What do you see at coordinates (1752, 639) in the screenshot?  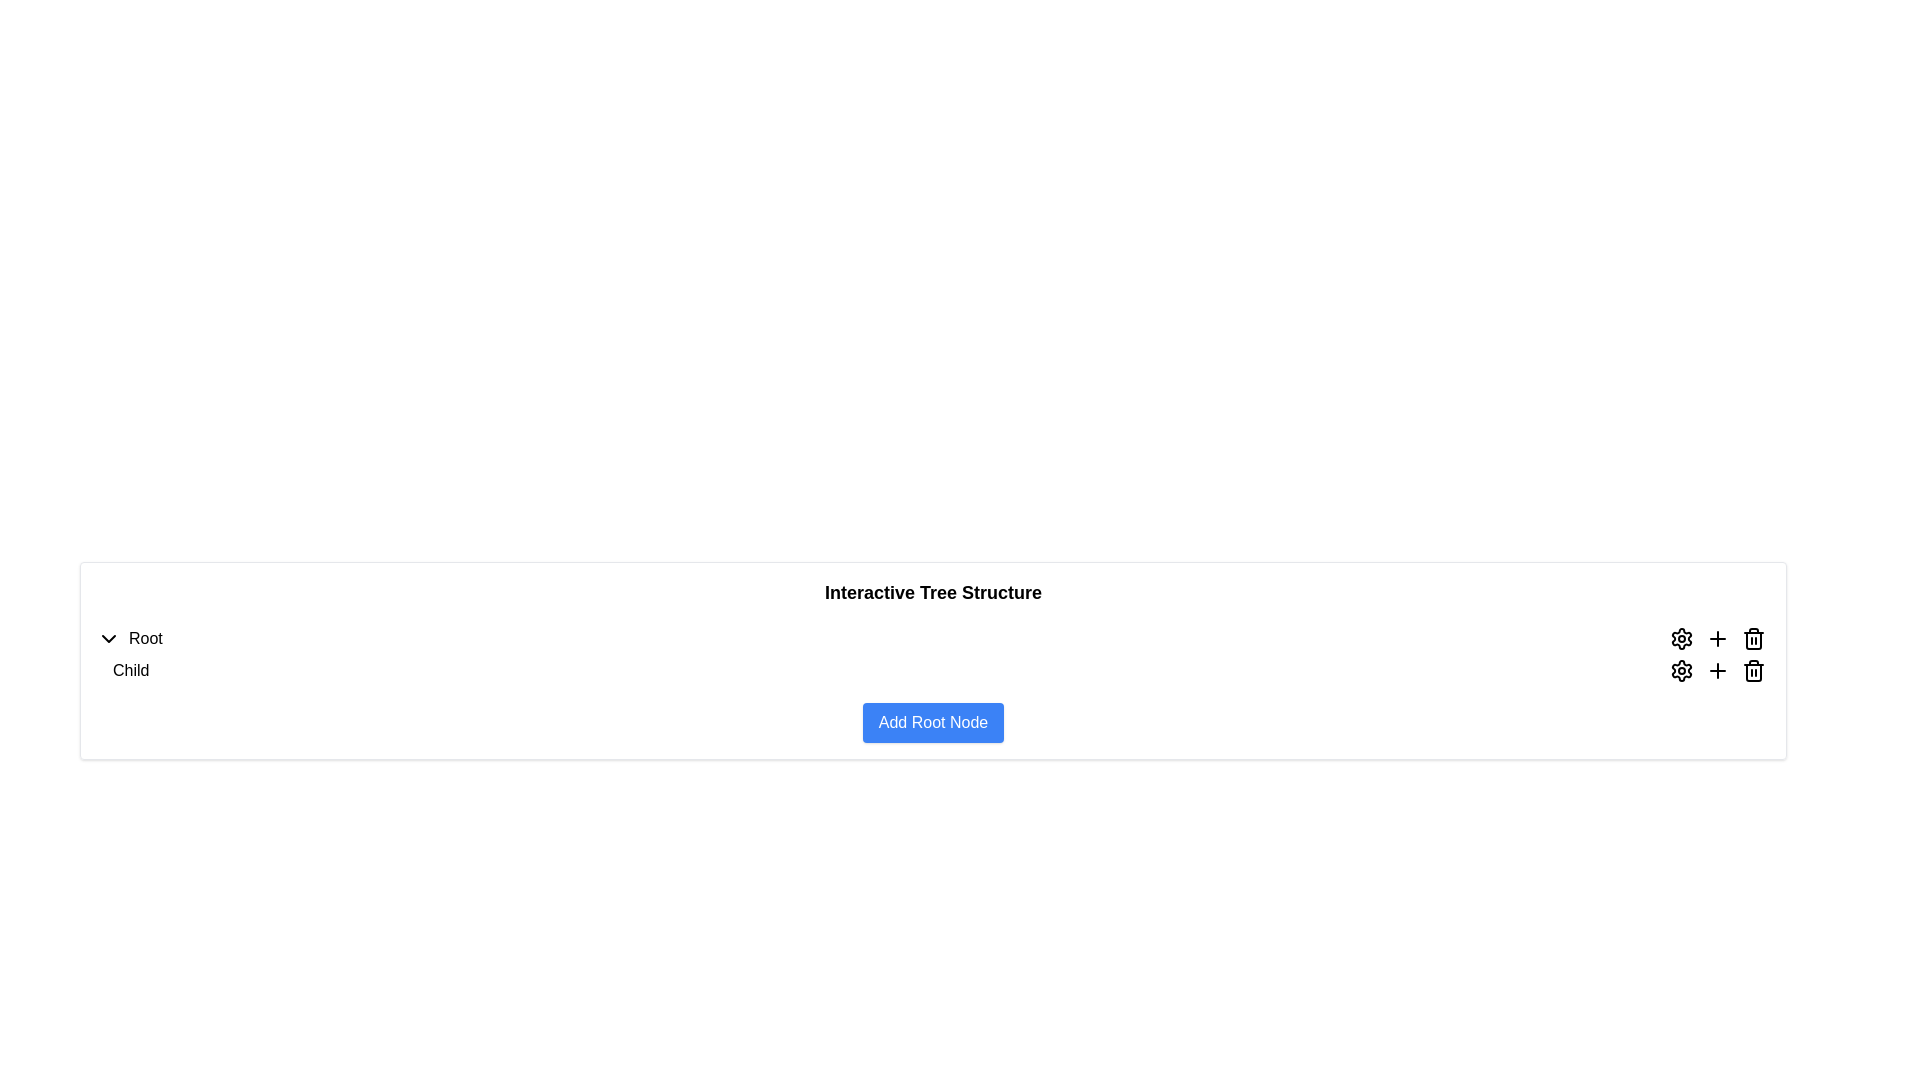 I see `the trash can icon button located at the far right of a horizontal sequence of three icons` at bounding box center [1752, 639].